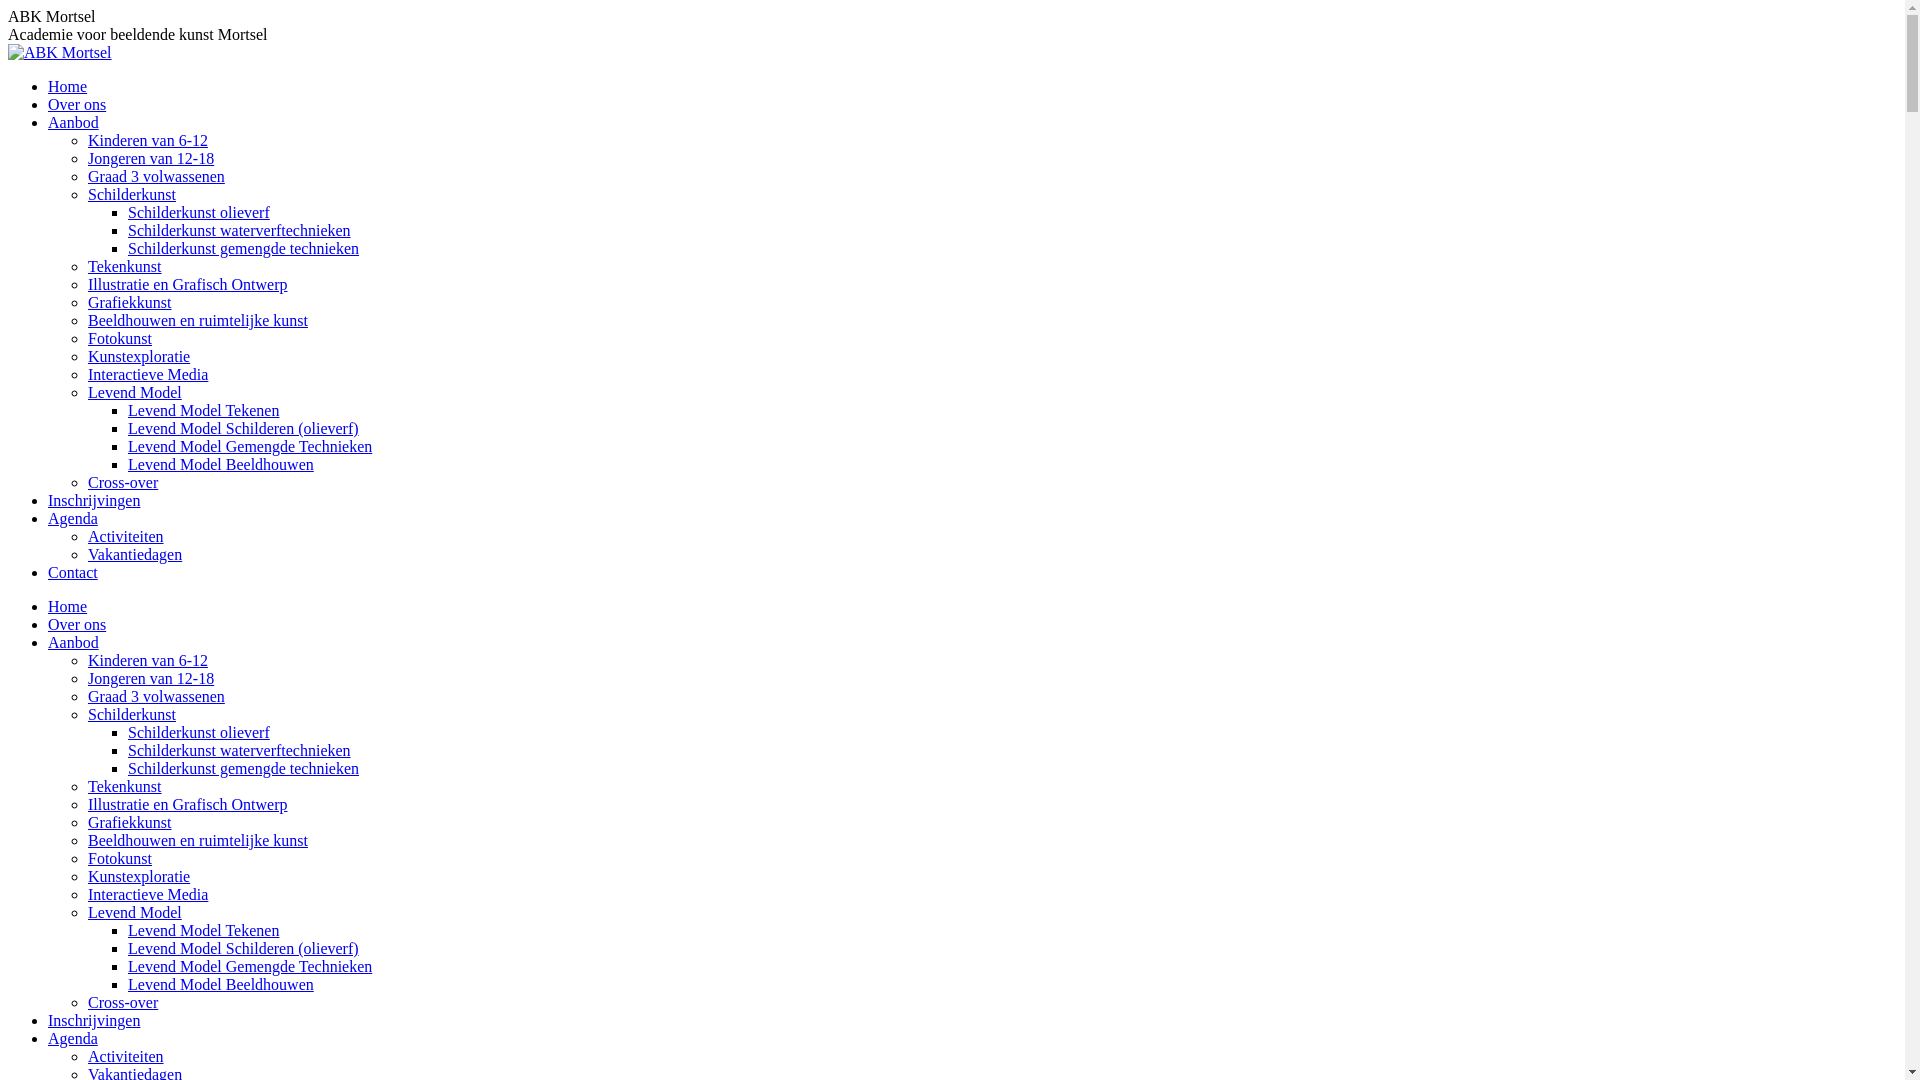 The image size is (1920, 1080). I want to click on 'Vakantiedagen', so click(133, 554).